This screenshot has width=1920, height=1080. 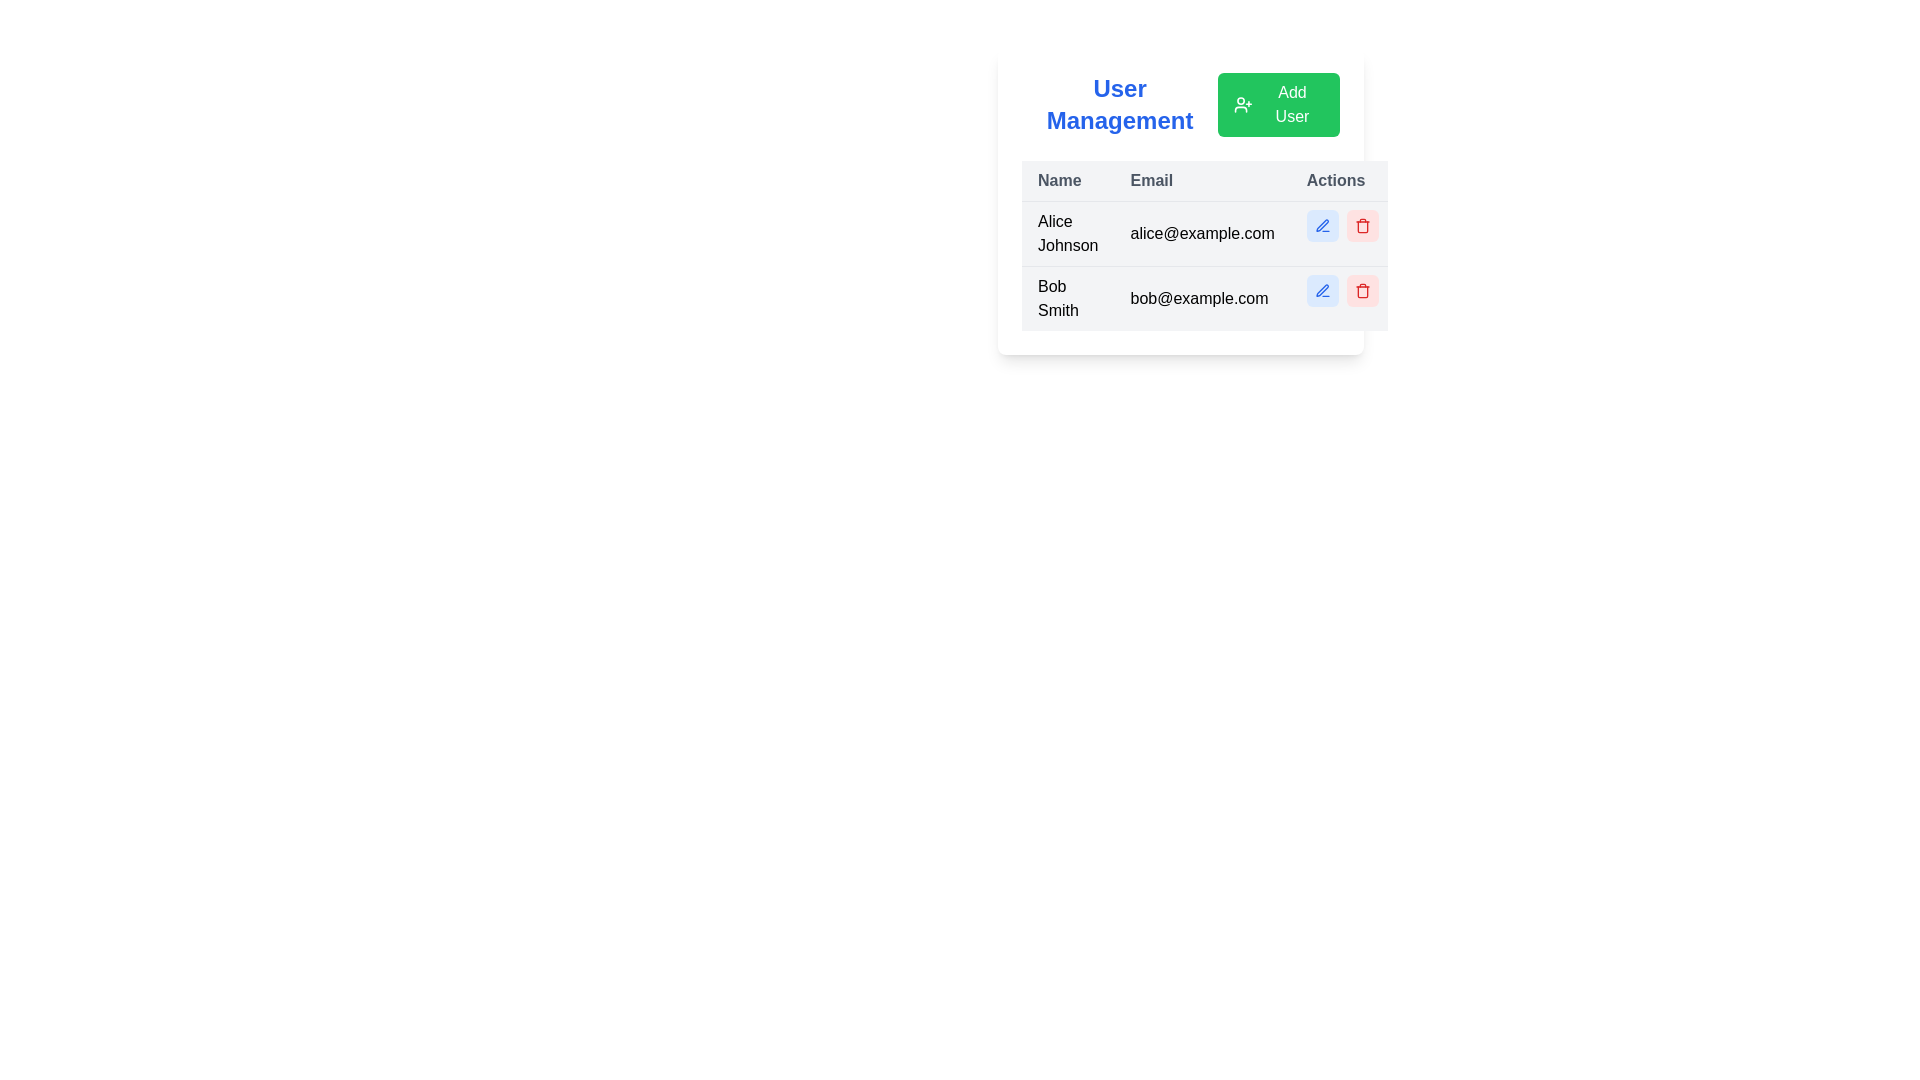 I want to click on the user icon with a plus symbol, which is styled with a green circle background and located to the left of the text 'Add User' within the button, so click(x=1242, y=104).